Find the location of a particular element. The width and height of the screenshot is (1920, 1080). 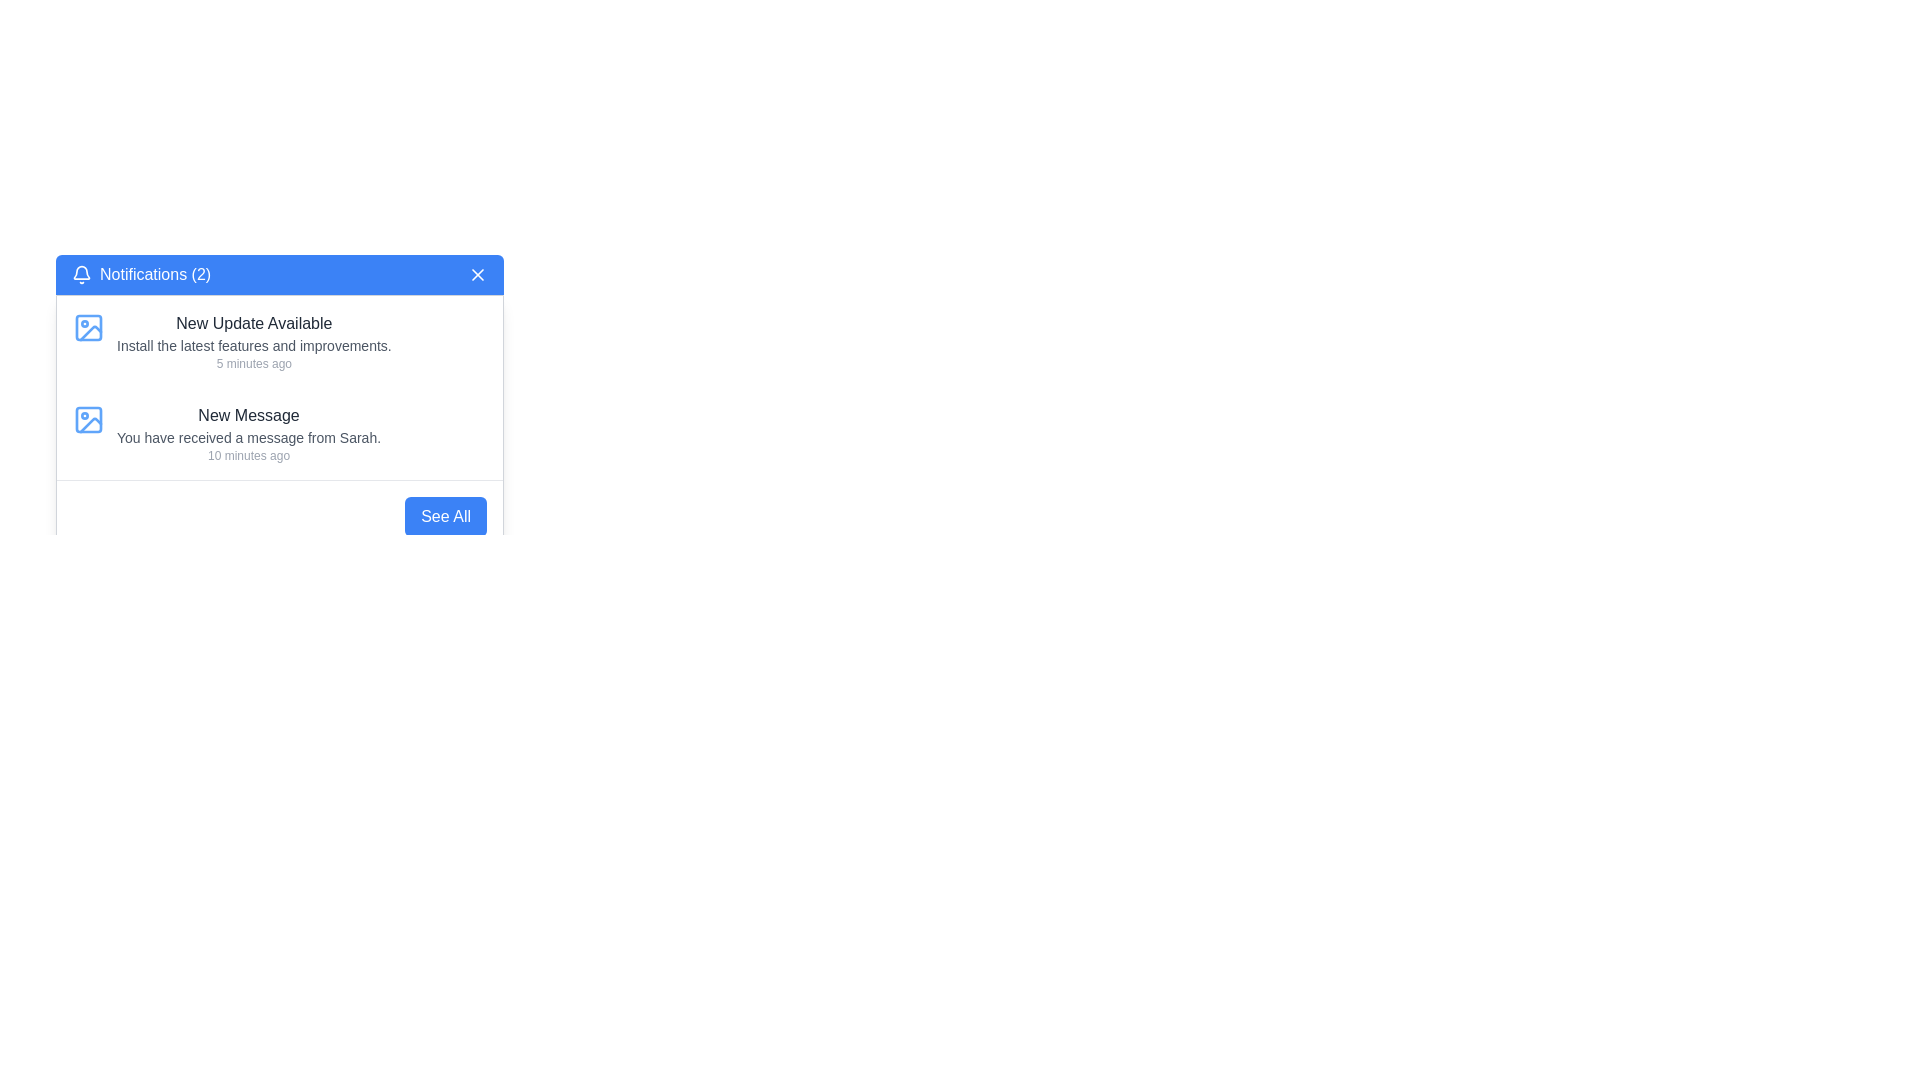

the Text Label that serves as a heading for the notification message, positioned above other text elements within the notification box is located at coordinates (248, 415).